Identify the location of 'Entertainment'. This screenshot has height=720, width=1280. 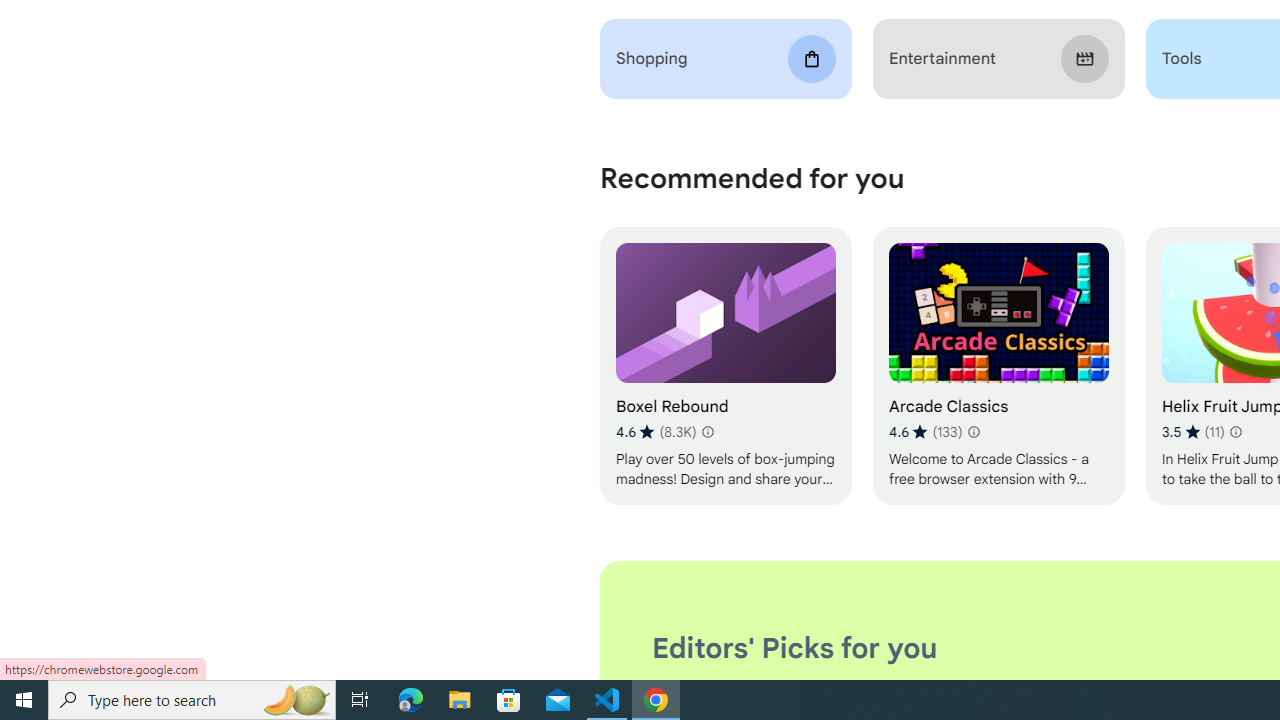
(998, 58).